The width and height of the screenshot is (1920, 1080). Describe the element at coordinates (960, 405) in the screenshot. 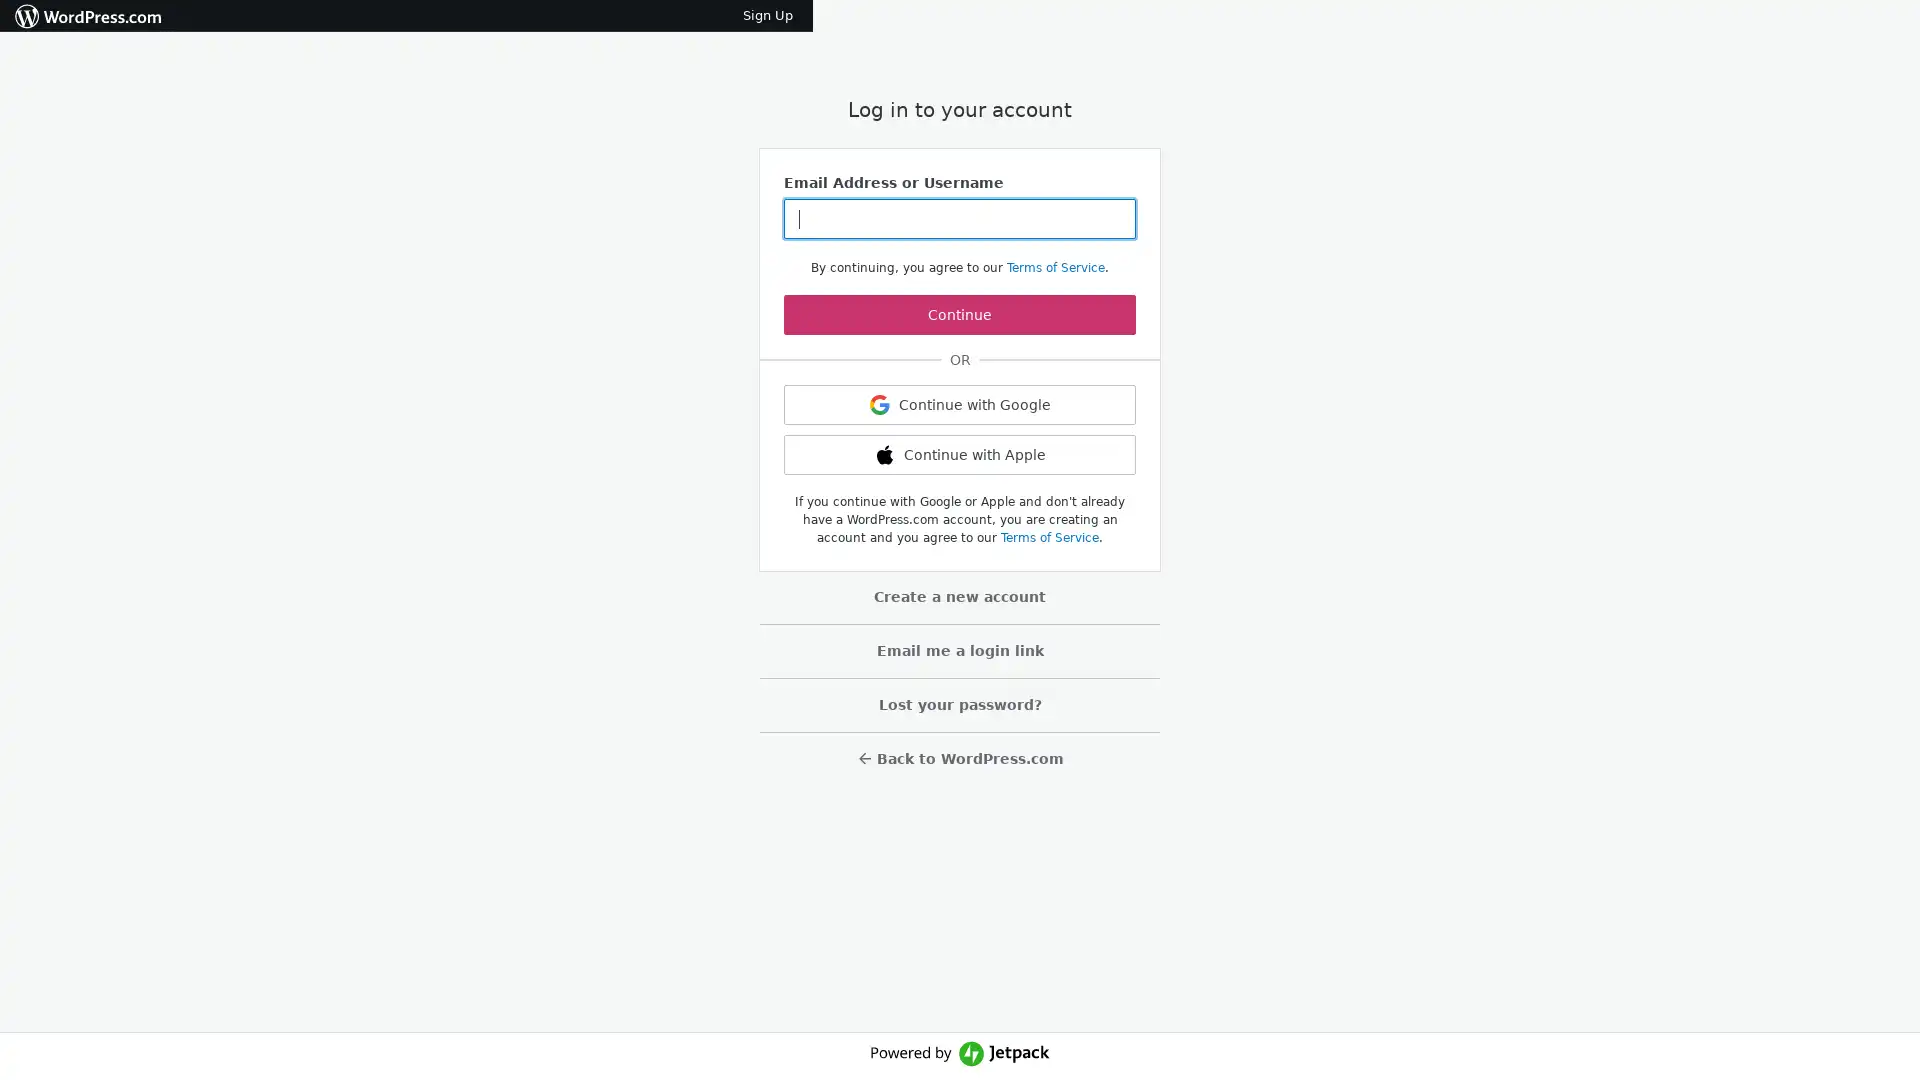

I see `Continue with Google` at that location.